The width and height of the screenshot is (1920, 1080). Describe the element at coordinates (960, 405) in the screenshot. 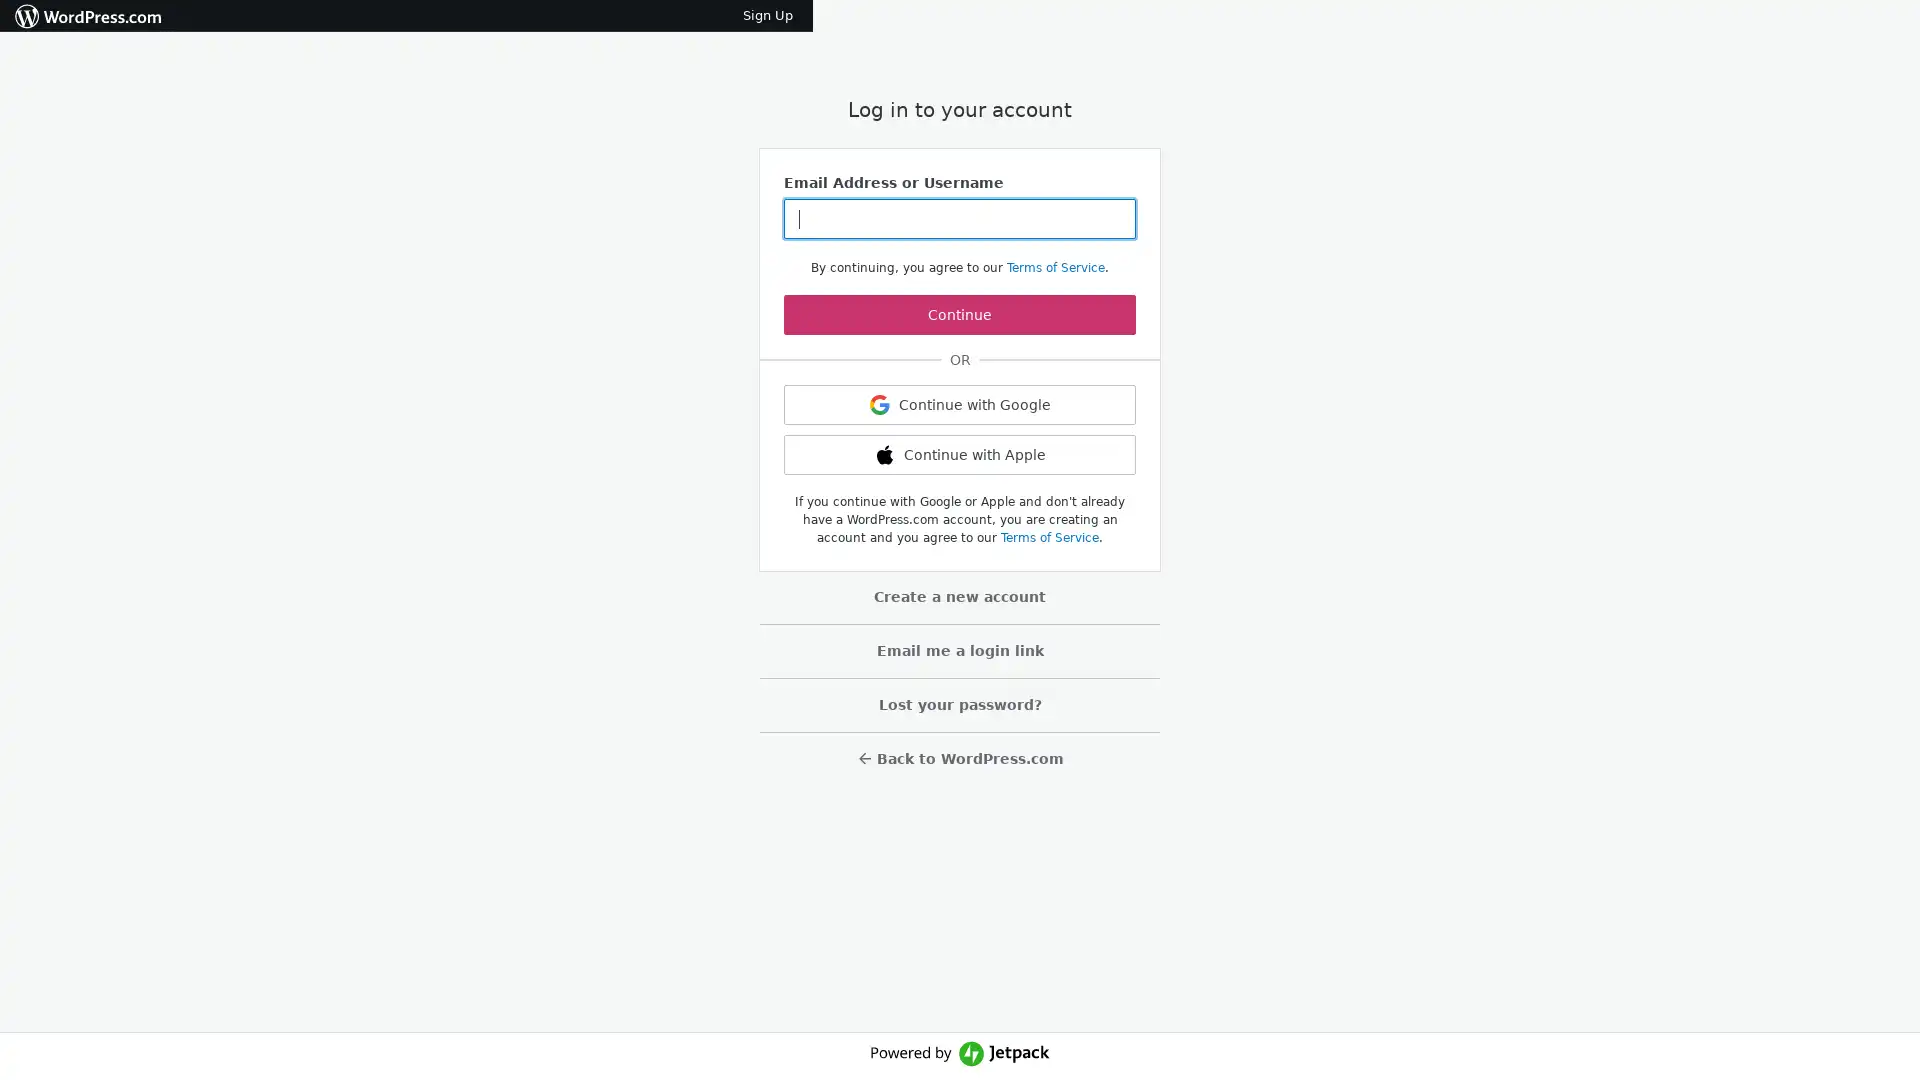

I see `Continue with Google` at that location.